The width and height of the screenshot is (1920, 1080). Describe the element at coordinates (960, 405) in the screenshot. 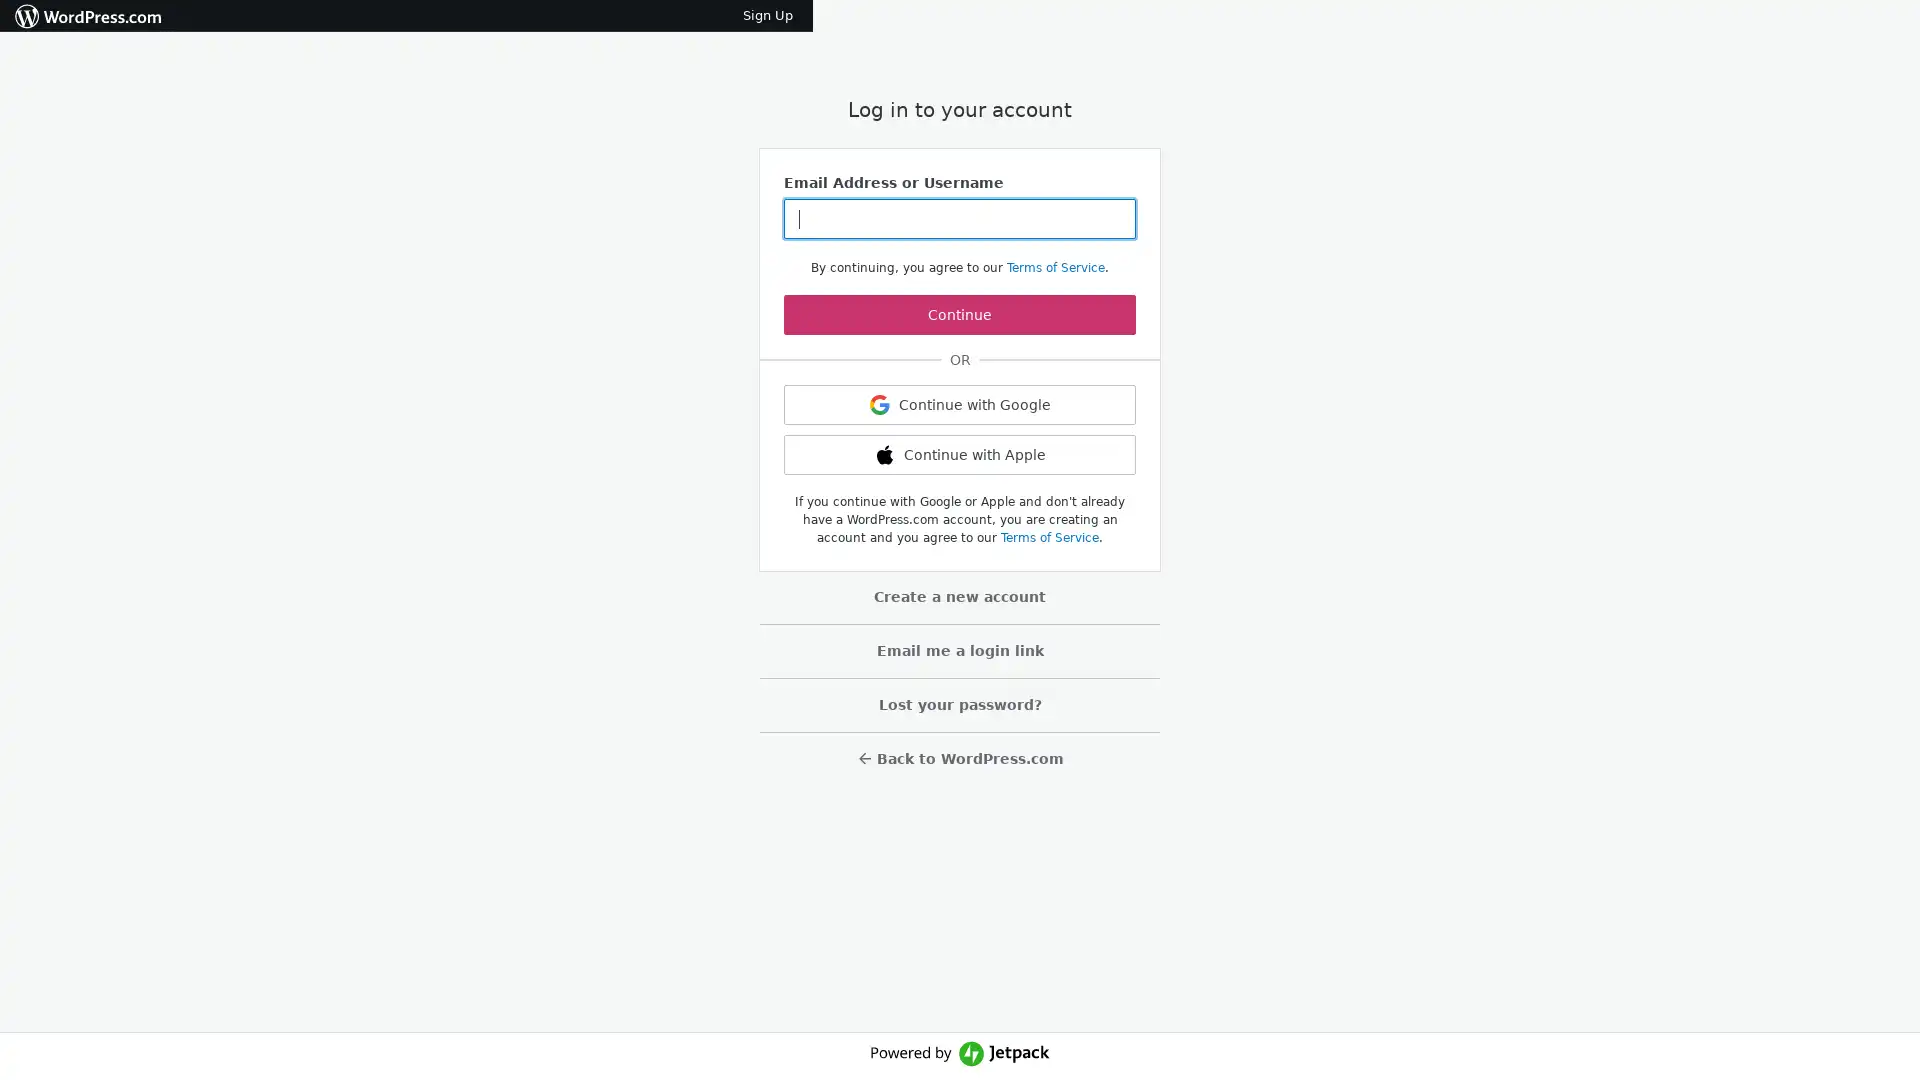

I see `Continue with Google` at that location.